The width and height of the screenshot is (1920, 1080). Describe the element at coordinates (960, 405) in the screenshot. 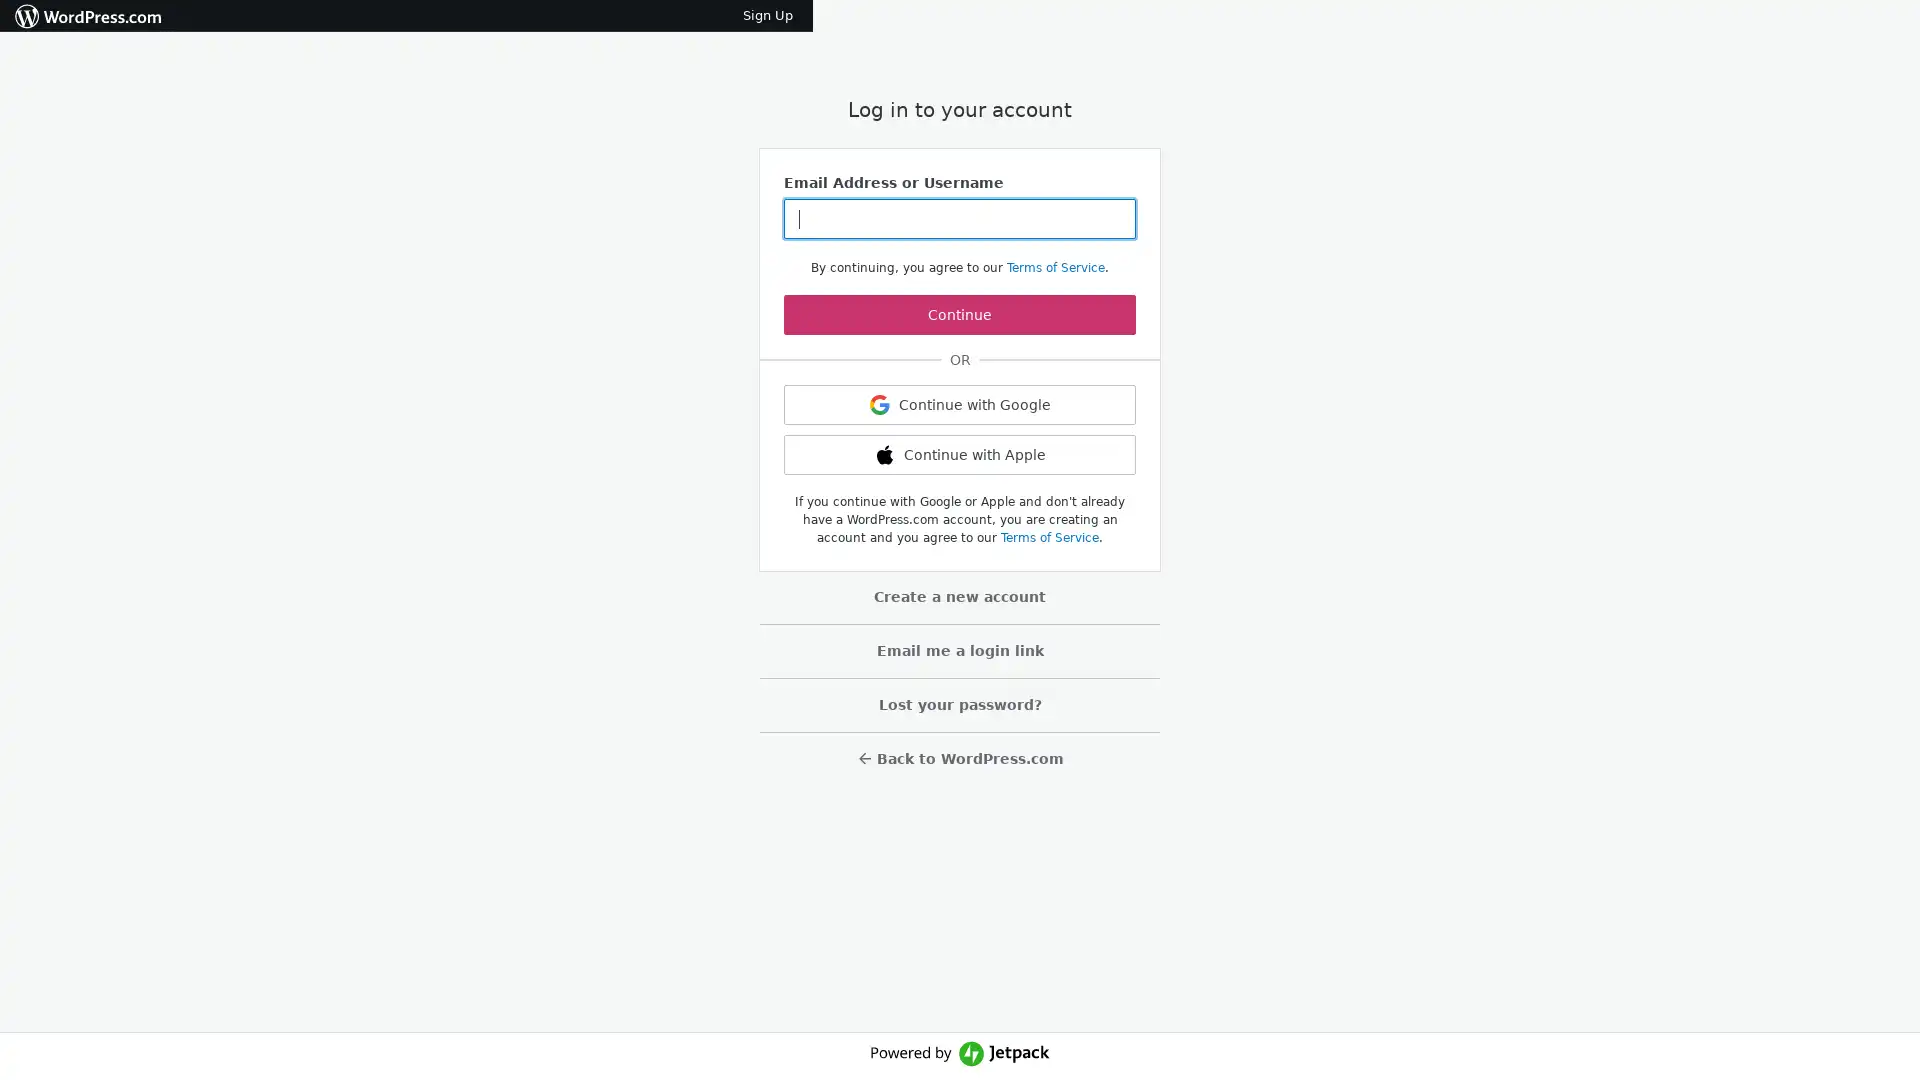

I see `Continue with Google` at that location.